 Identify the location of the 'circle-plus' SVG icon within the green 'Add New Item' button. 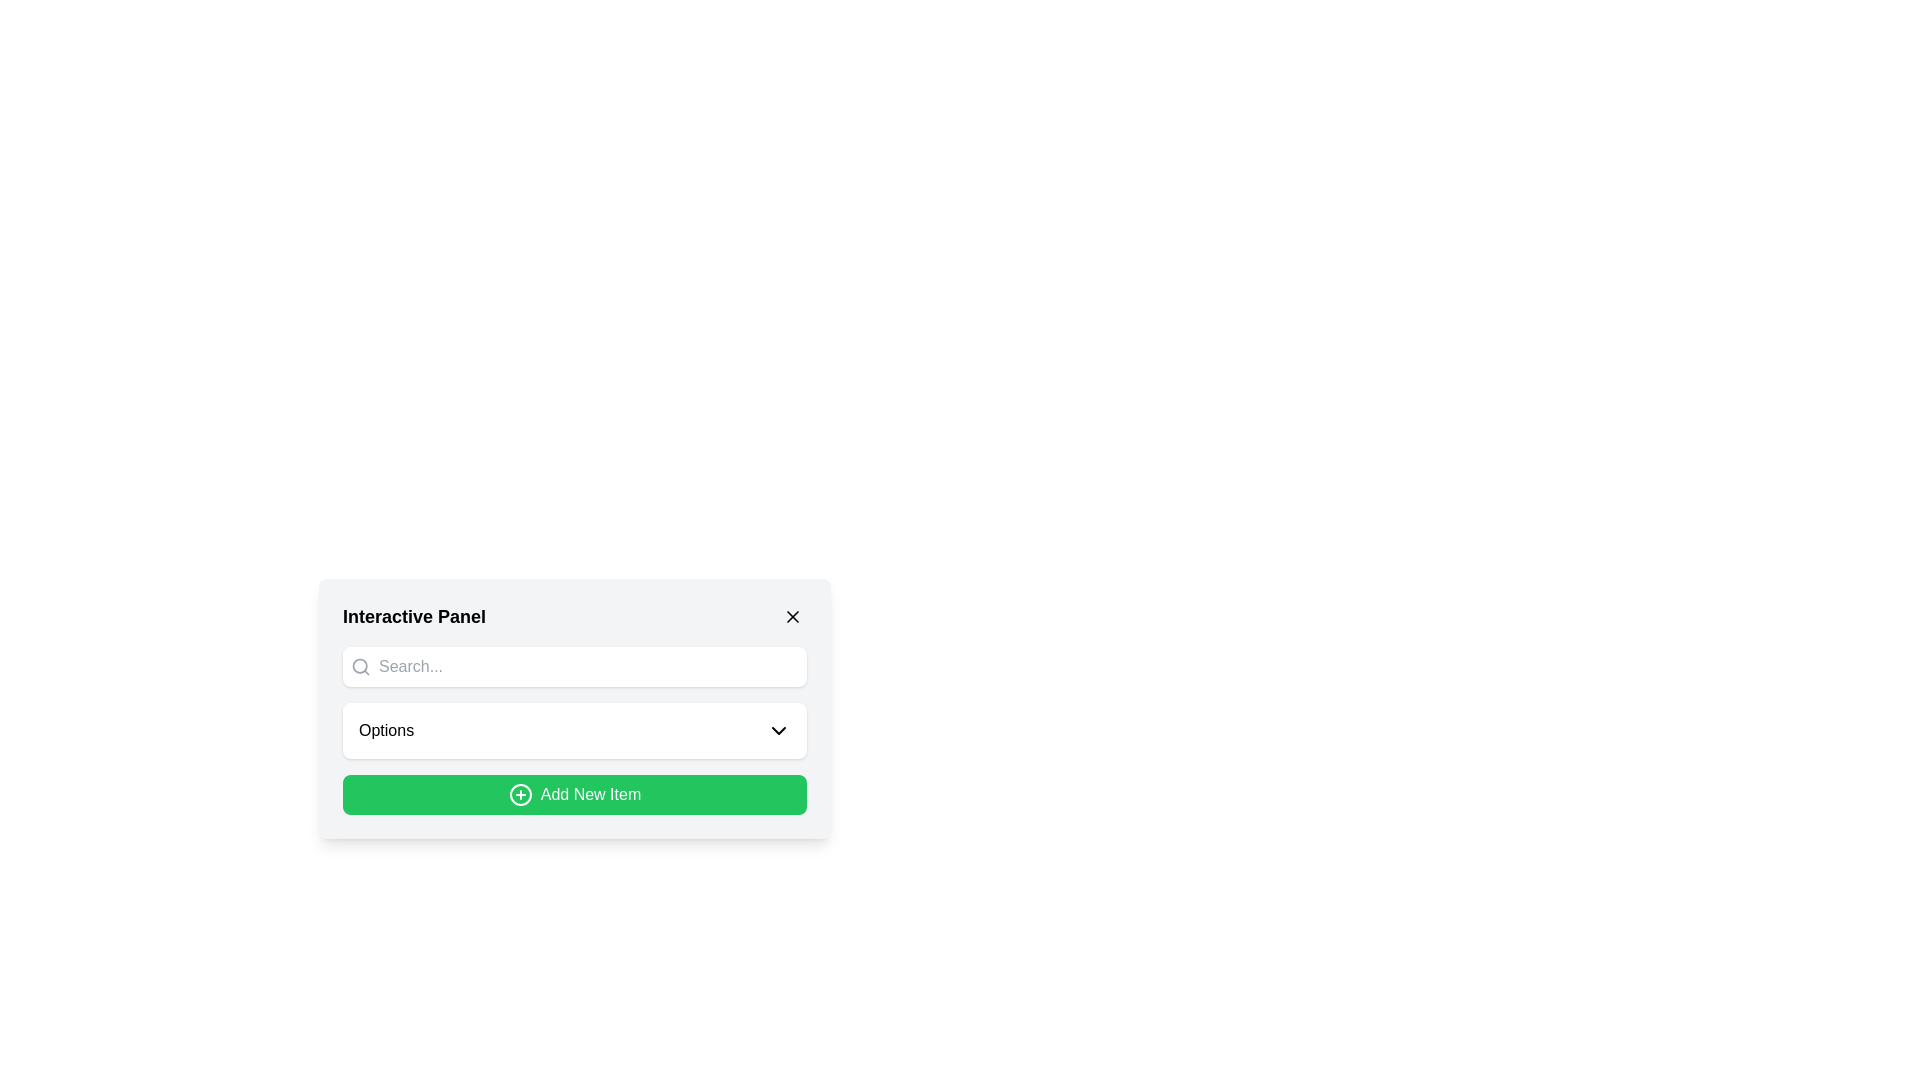
(520, 793).